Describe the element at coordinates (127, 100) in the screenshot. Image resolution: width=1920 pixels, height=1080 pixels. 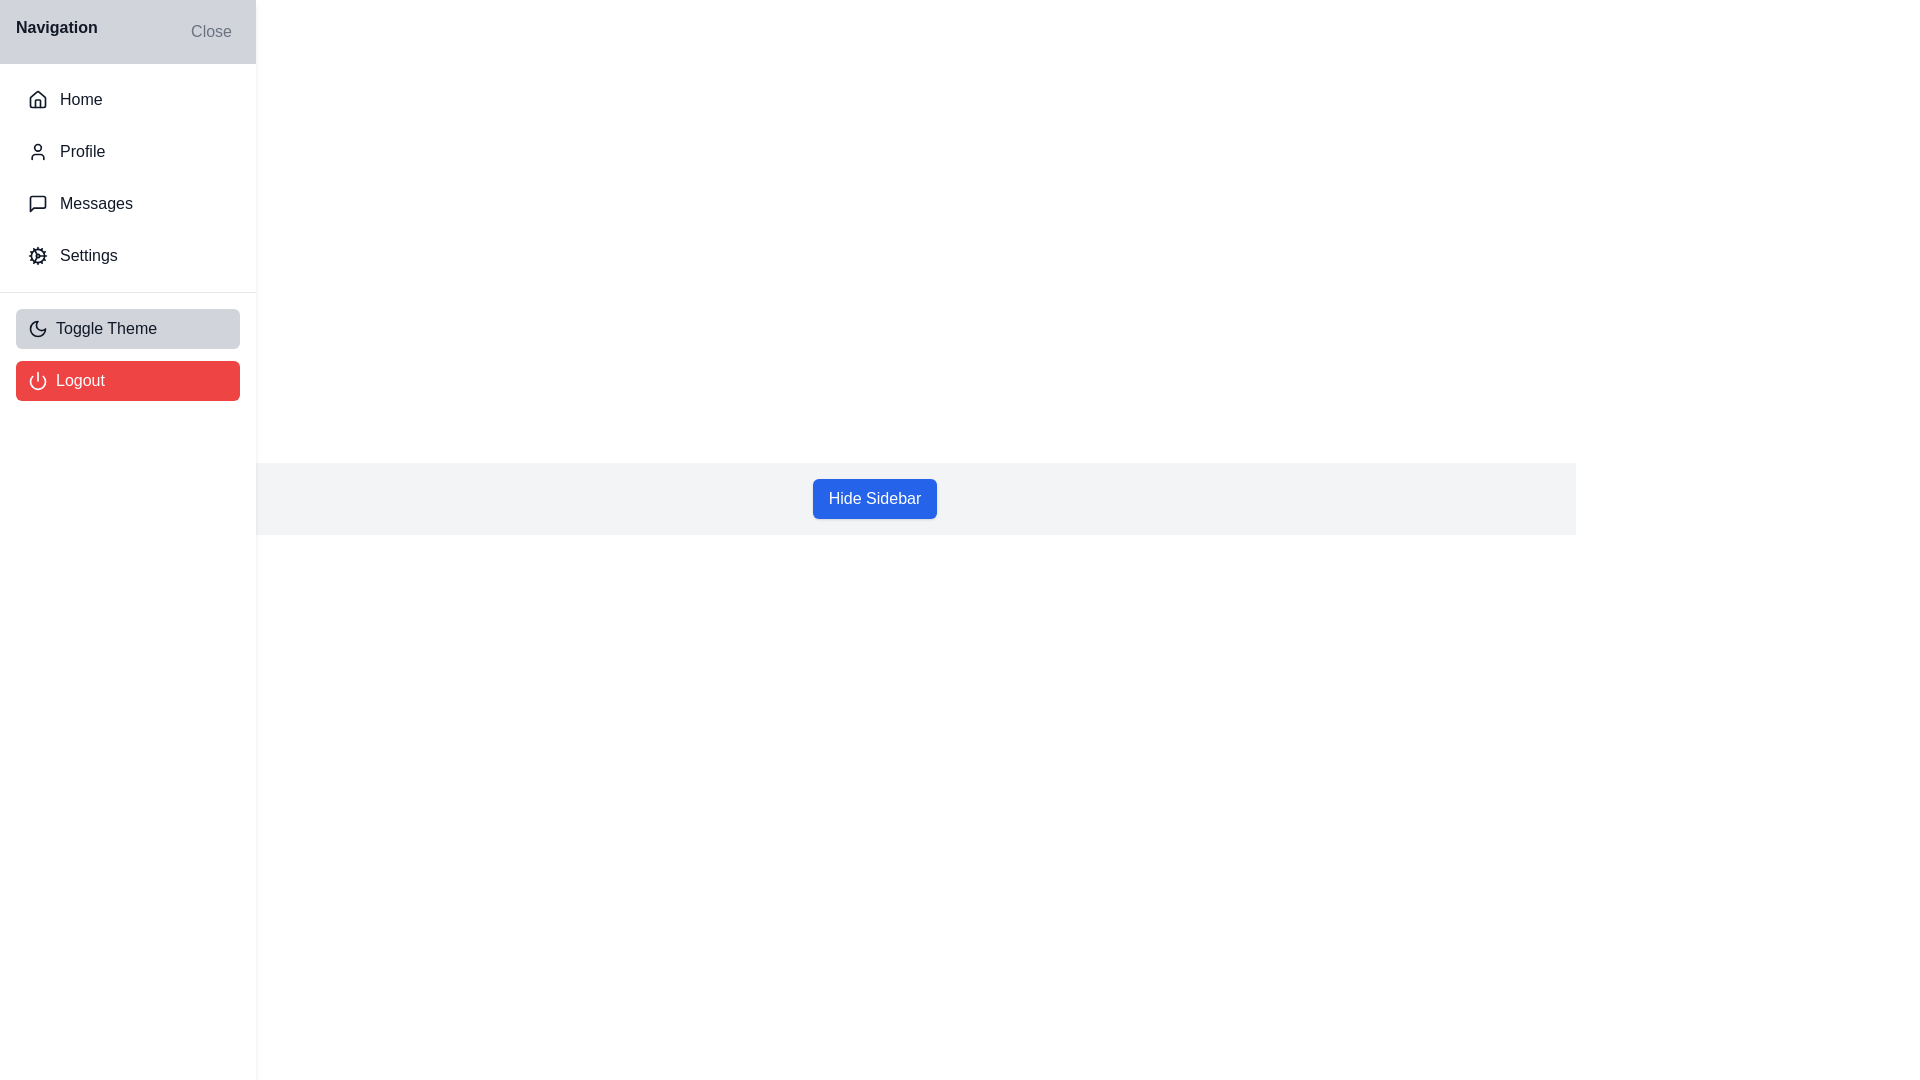
I see `the Navigation Button located at the top of the vertically stacked navigation menu` at that location.